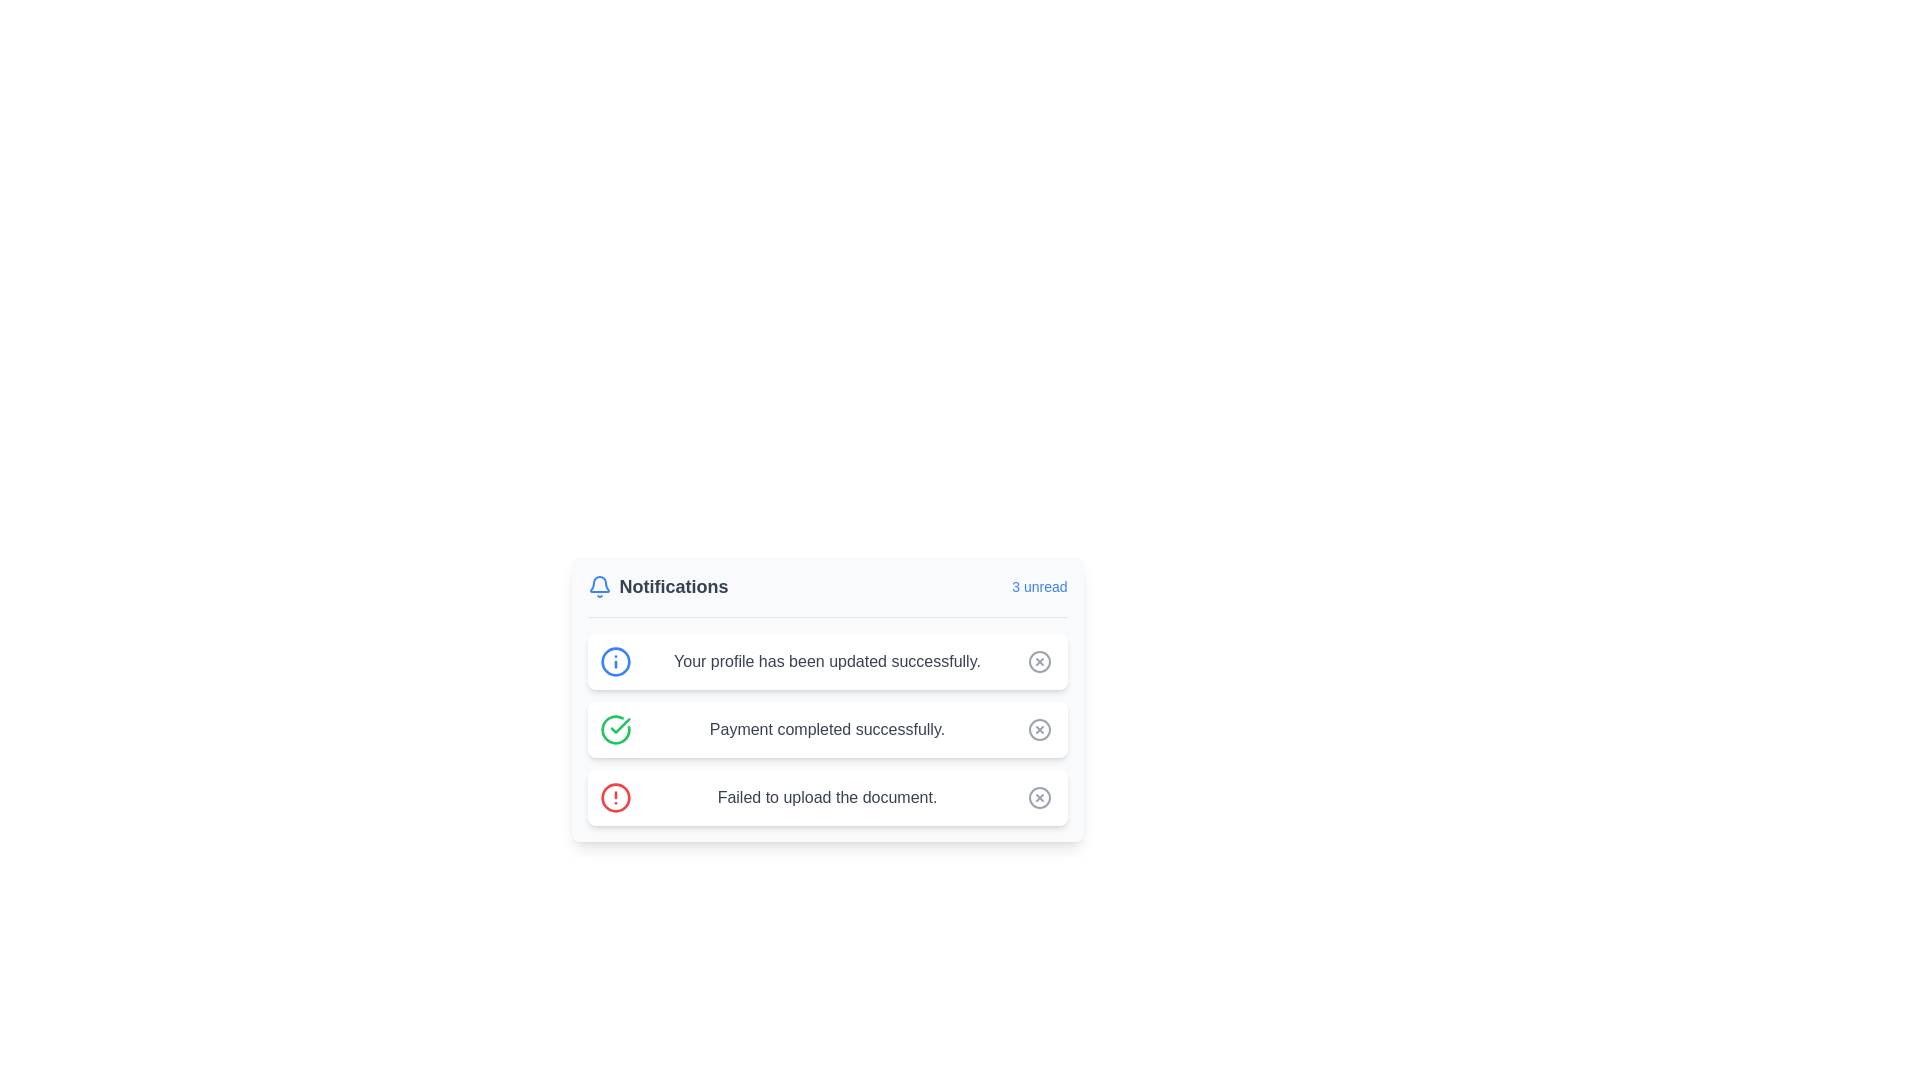 The image size is (1920, 1080). What do you see at coordinates (614, 797) in the screenshot?
I see `the alert indicator icon next to the text 'Failed to upload the document' in the third notification item` at bounding box center [614, 797].